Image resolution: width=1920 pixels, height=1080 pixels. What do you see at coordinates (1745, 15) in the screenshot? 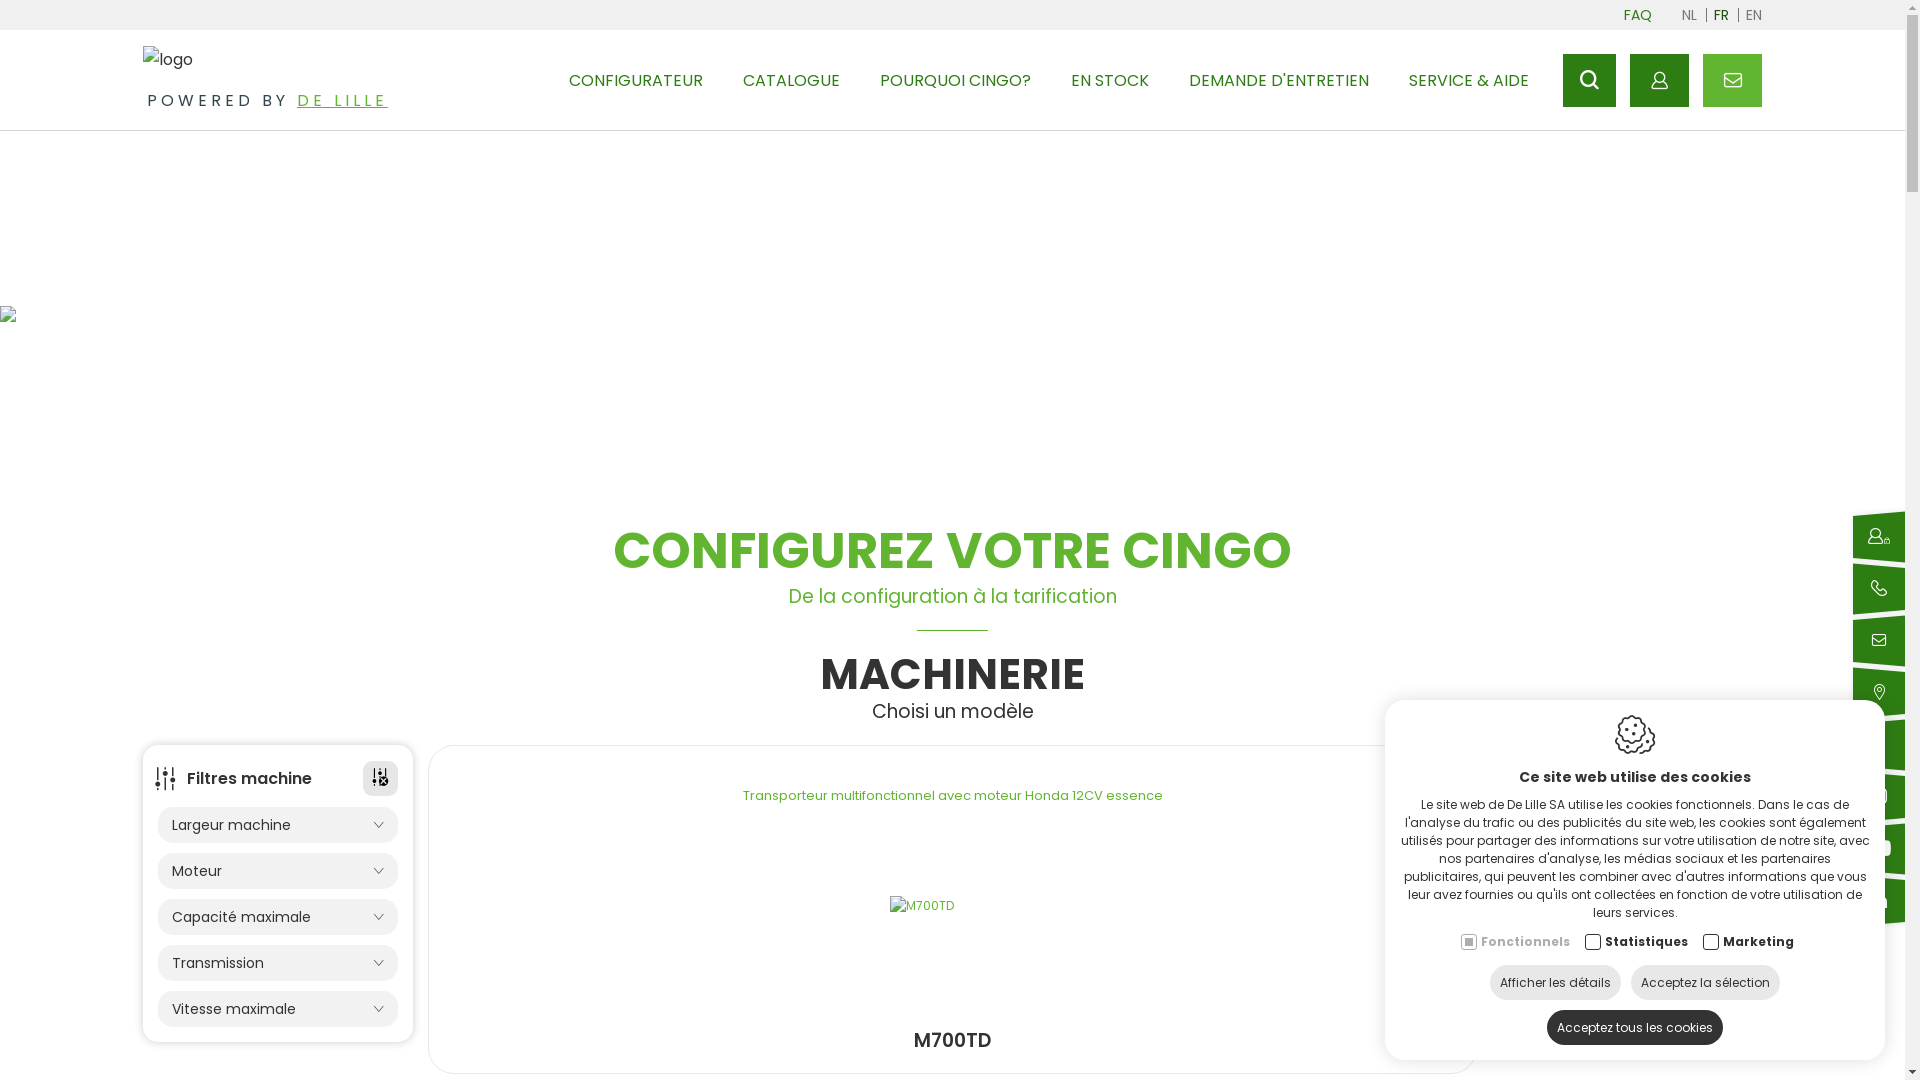
I see `'EN'` at bounding box center [1745, 15].